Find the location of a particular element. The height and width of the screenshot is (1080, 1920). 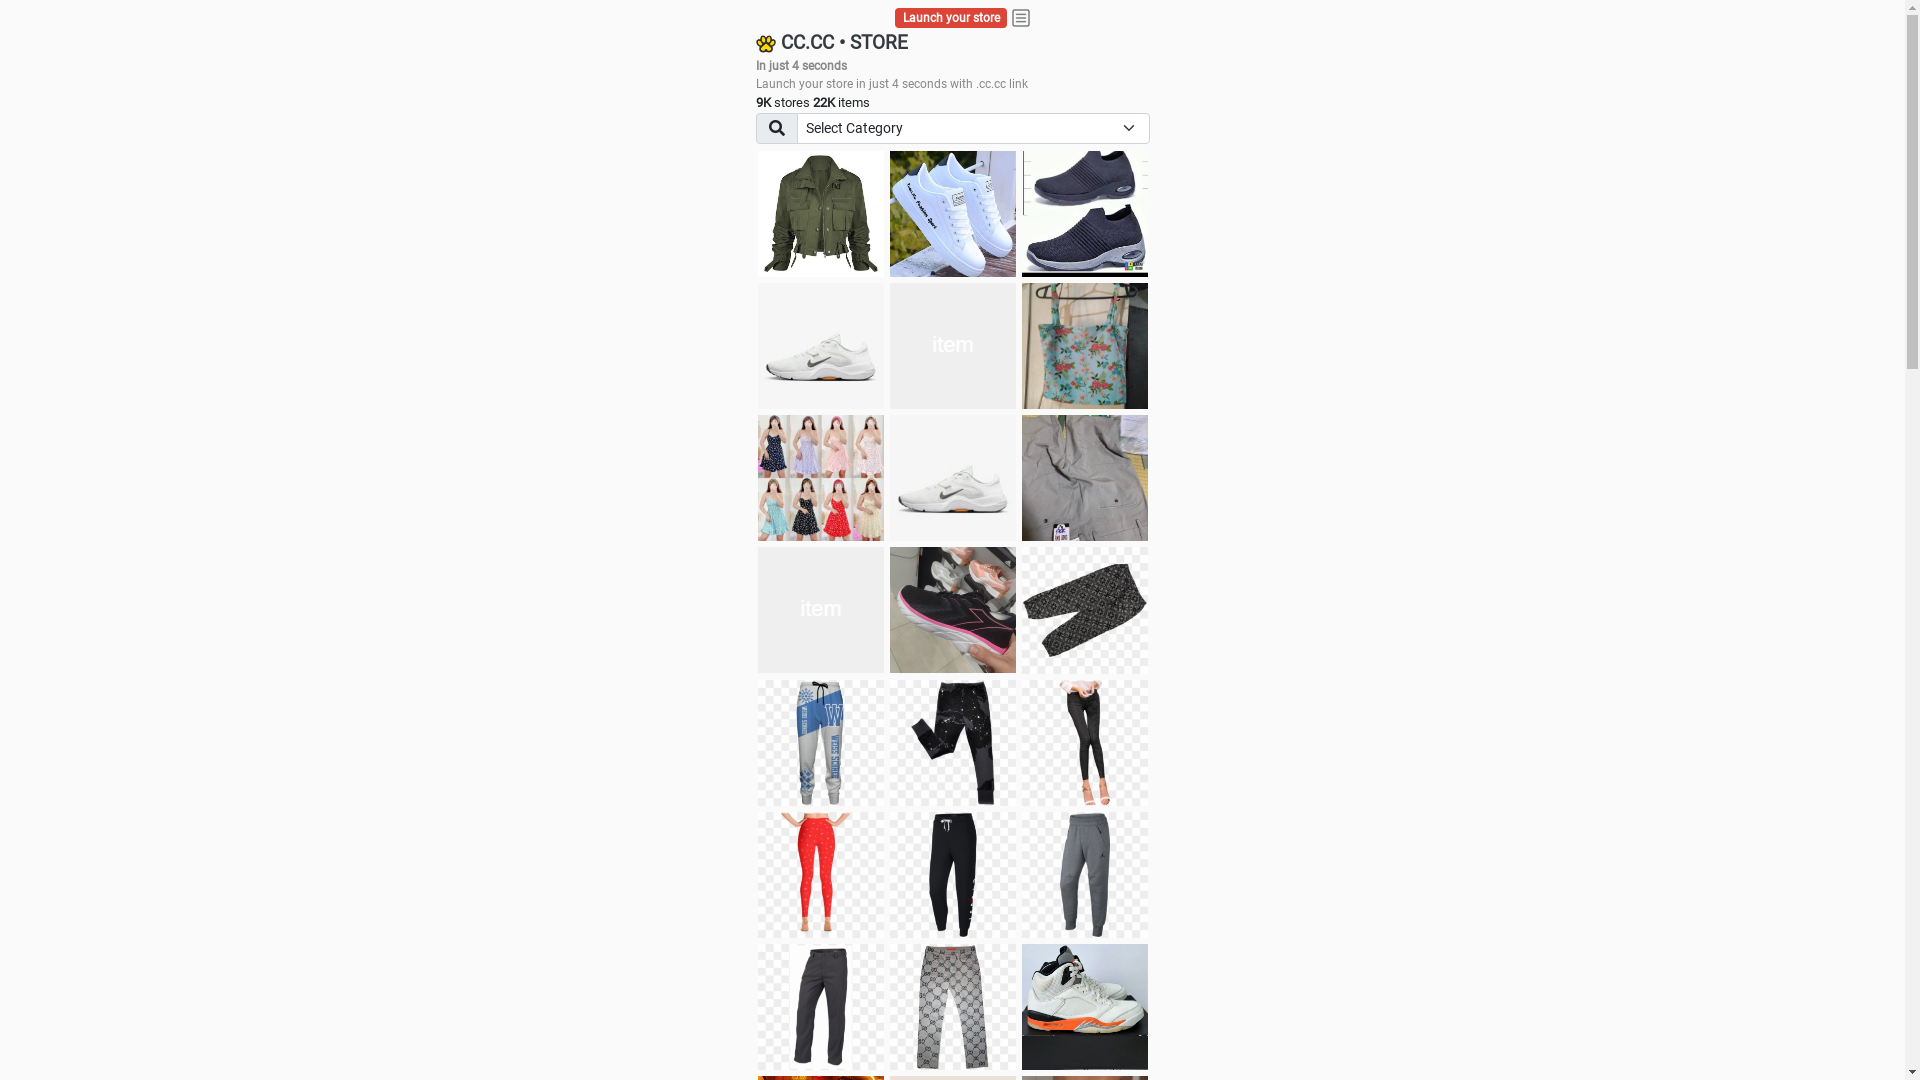

'jacket' is located at coordinates (820, 213).